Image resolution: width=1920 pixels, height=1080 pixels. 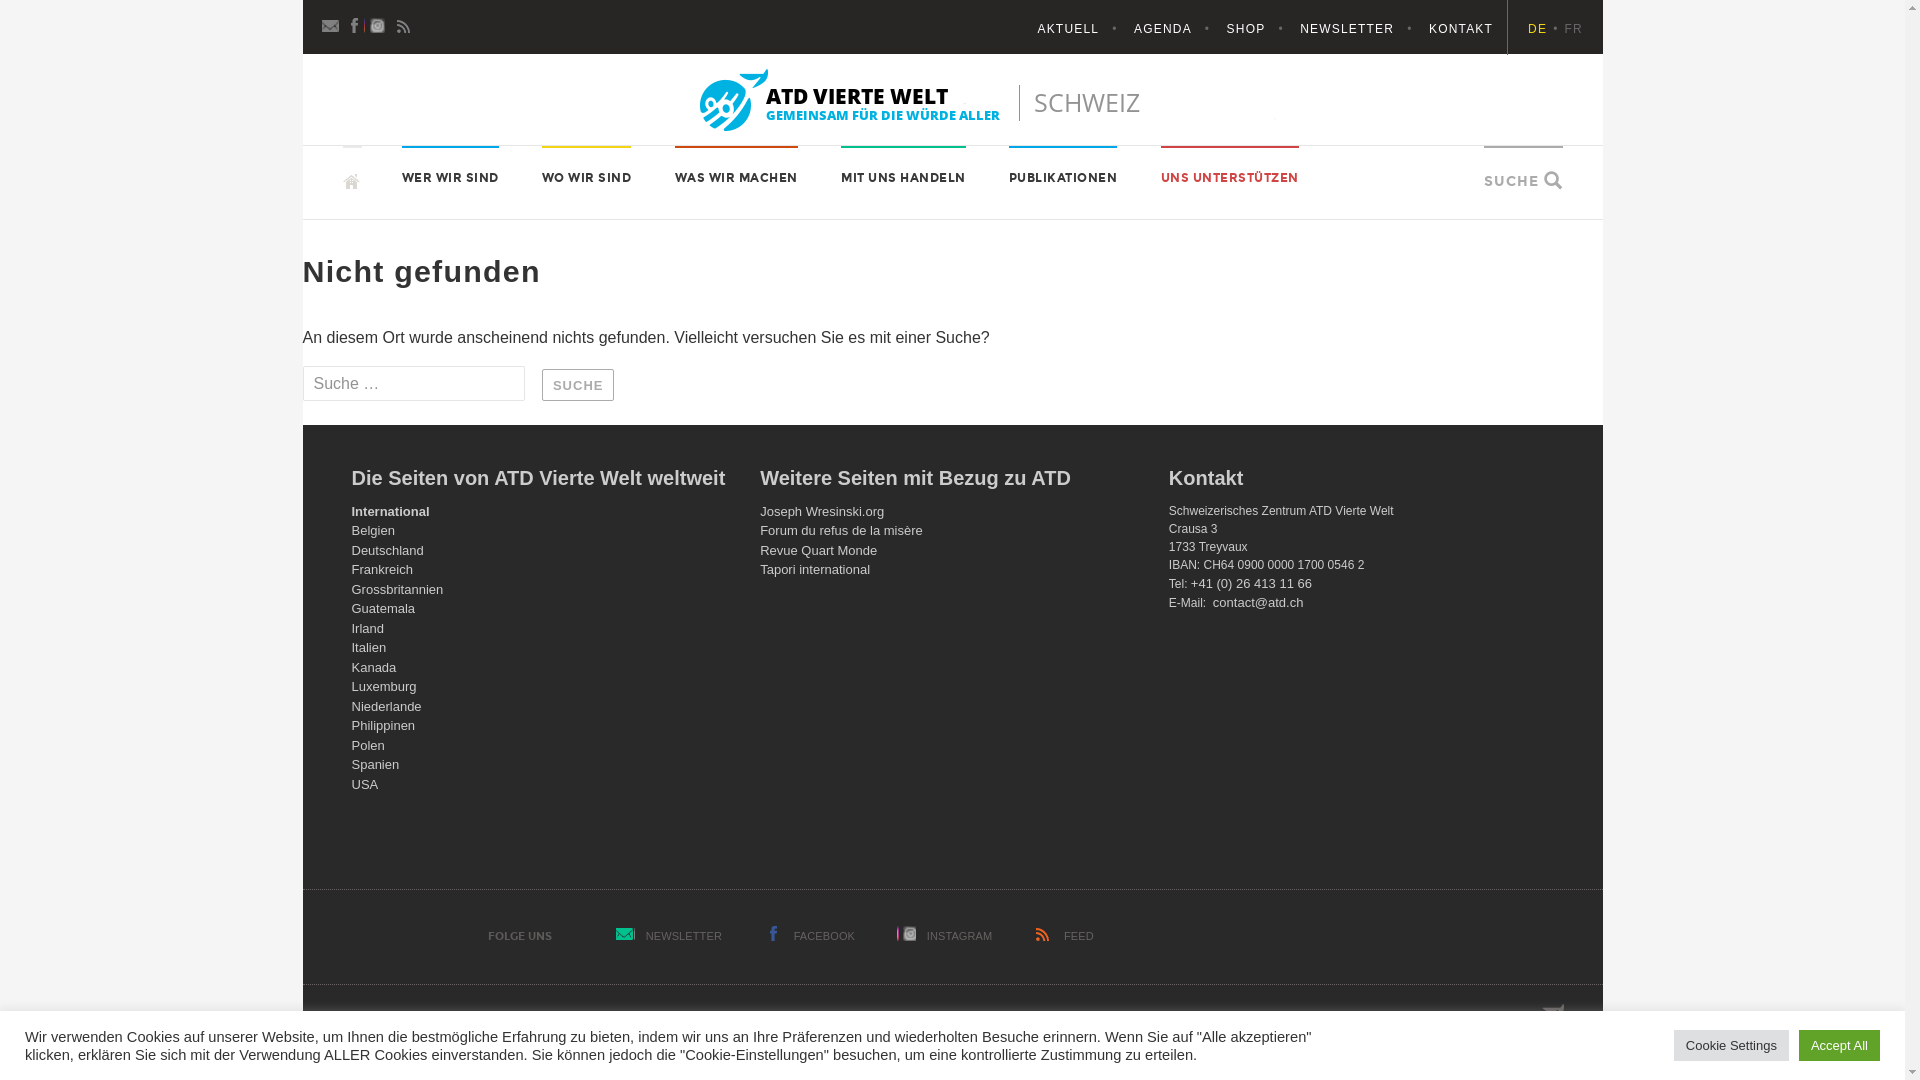 I want to click on 'Grossbritannien', so click(x=351, y=588).